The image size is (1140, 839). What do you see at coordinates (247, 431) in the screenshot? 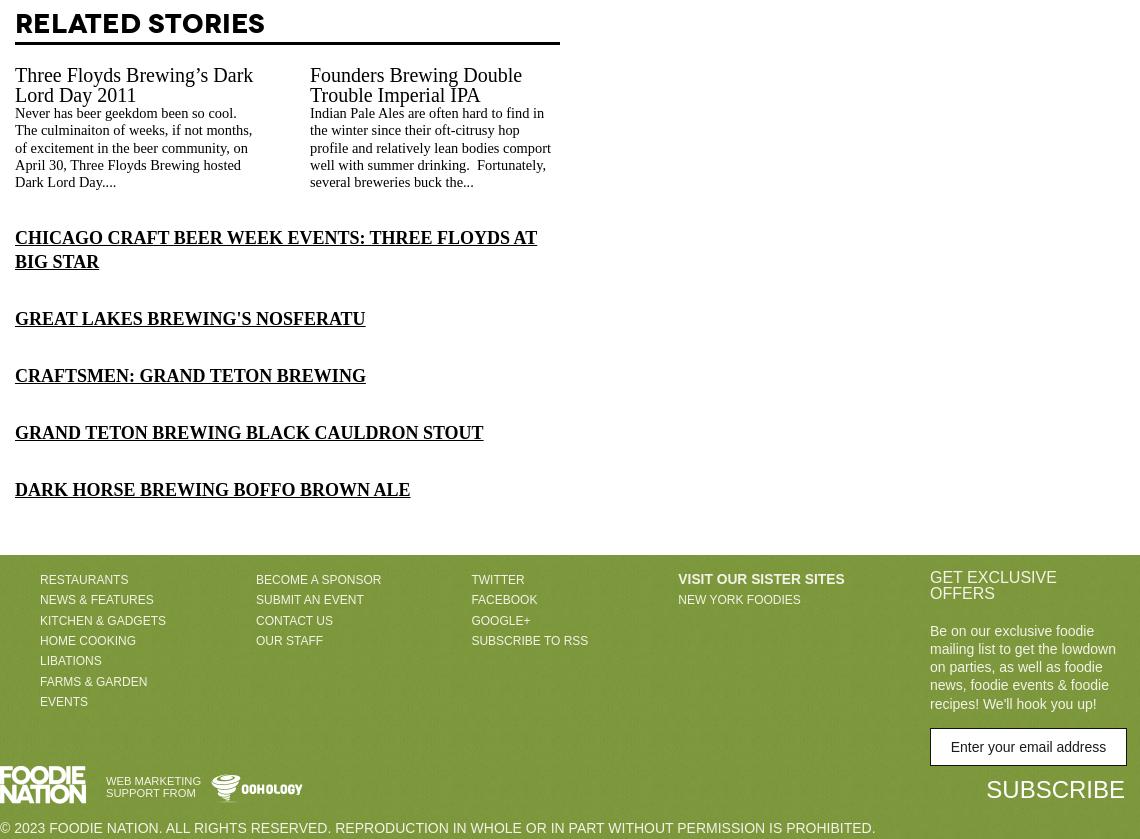
I see `'Grand Teton Brewing Black Cauldron Stout'` at bounding box center [247, 431].